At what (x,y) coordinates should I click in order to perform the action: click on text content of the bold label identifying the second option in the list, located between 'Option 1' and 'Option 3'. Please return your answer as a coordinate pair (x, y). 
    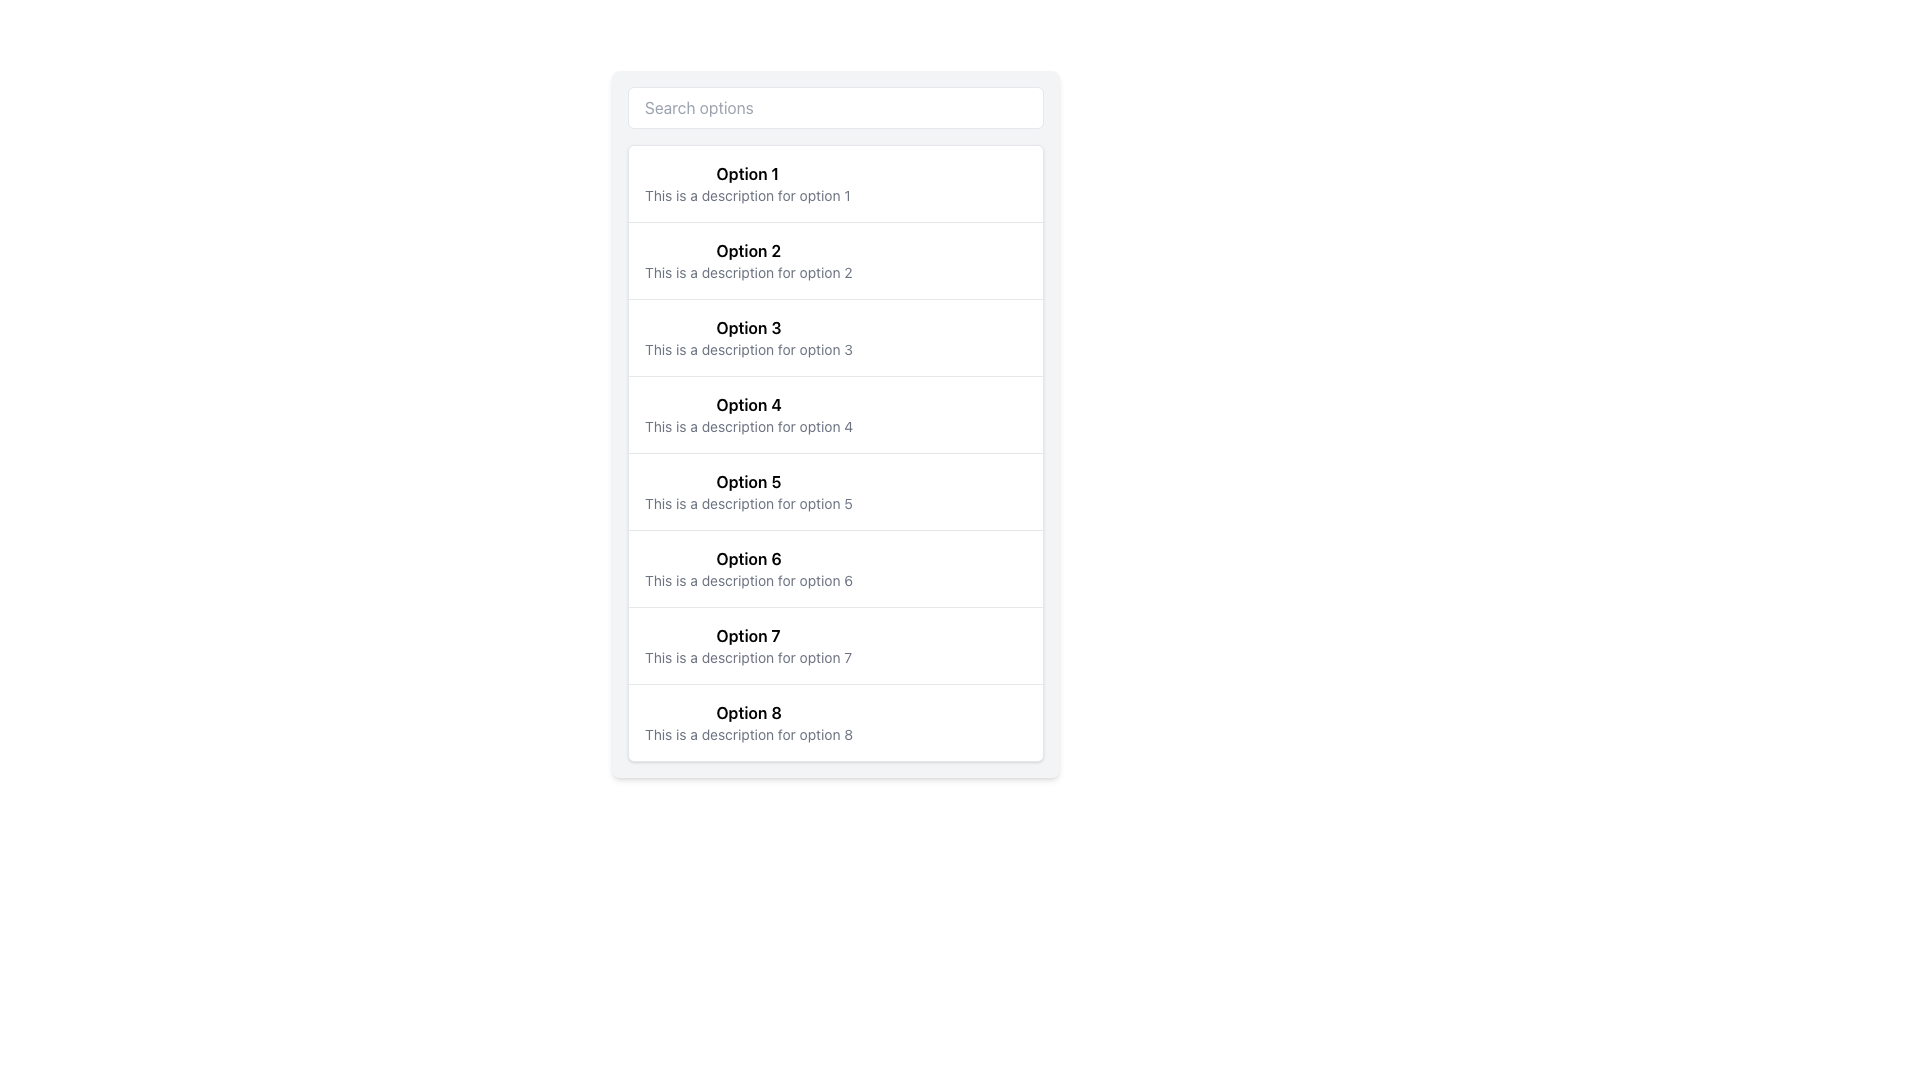
    Looking at the image, I should click on (747, 249).